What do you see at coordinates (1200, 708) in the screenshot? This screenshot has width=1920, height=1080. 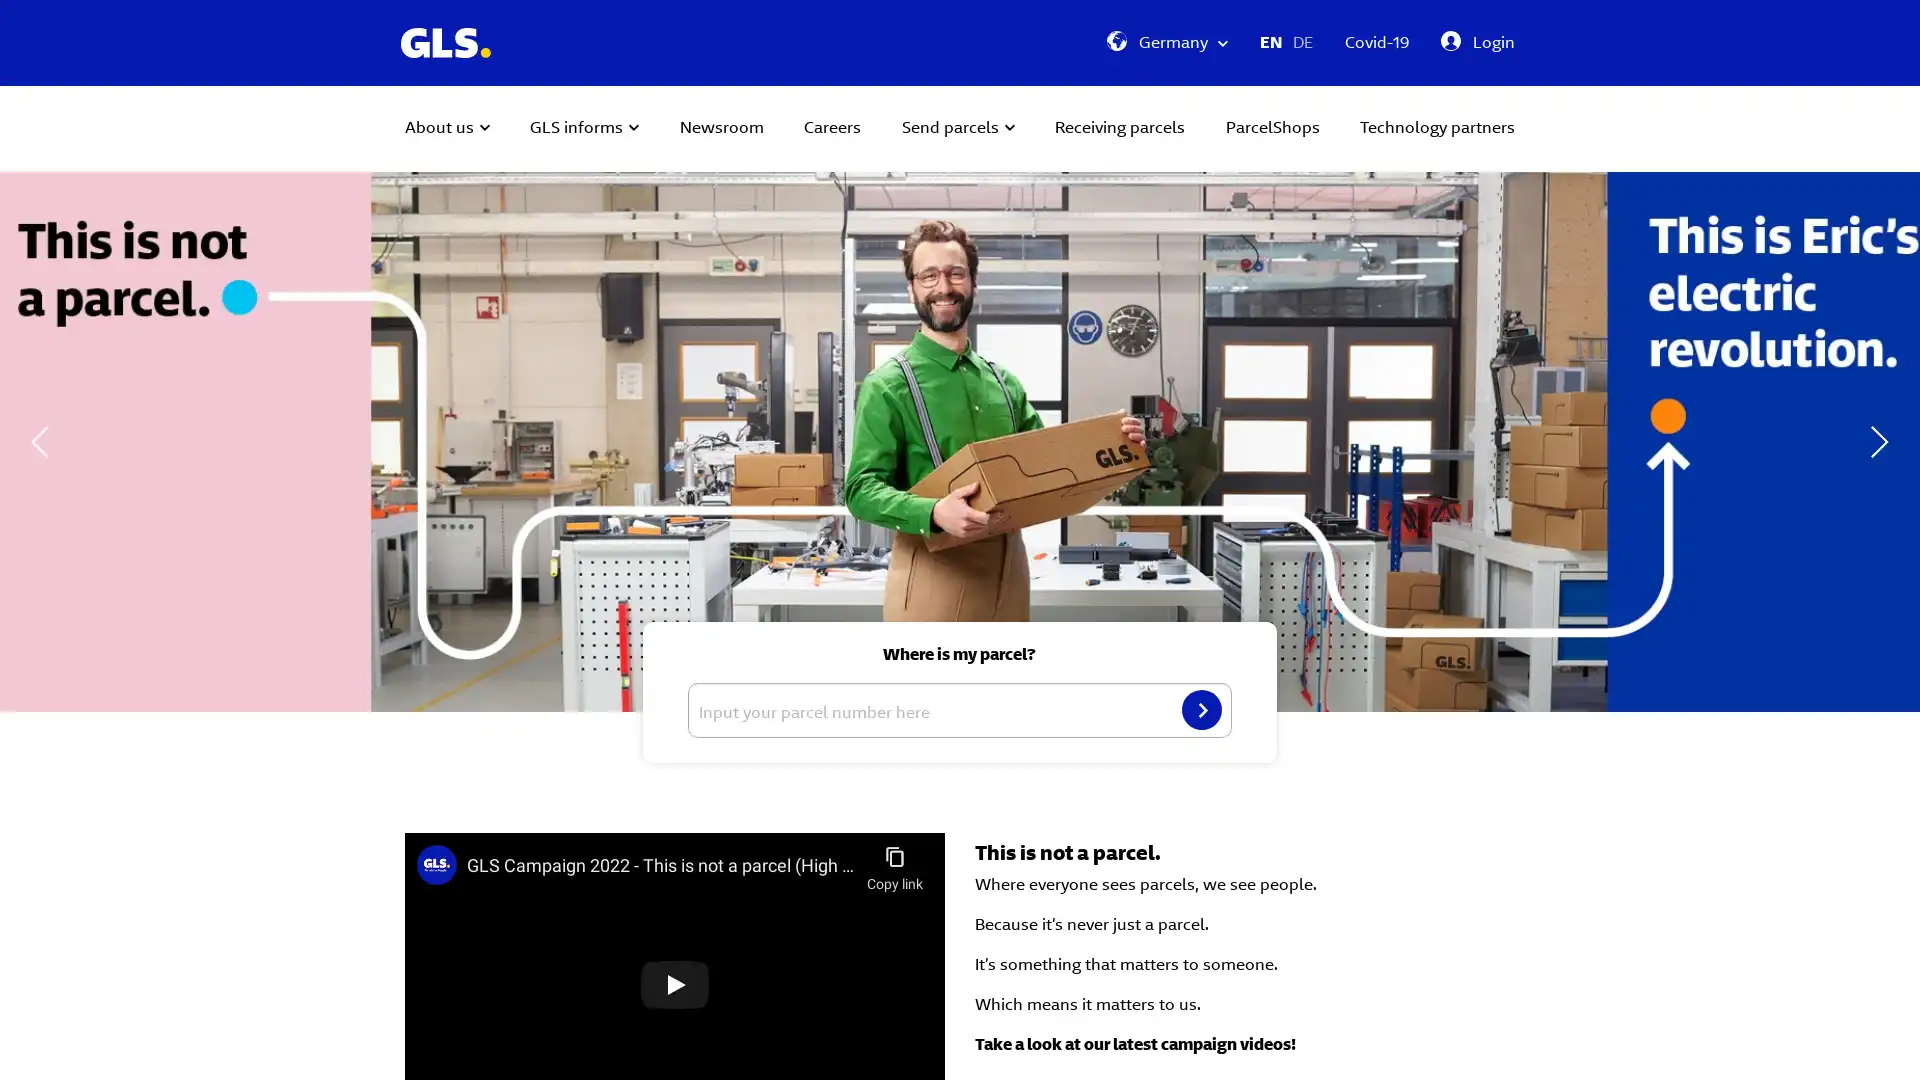 I see `Search` at bounding box center [1200, 708].